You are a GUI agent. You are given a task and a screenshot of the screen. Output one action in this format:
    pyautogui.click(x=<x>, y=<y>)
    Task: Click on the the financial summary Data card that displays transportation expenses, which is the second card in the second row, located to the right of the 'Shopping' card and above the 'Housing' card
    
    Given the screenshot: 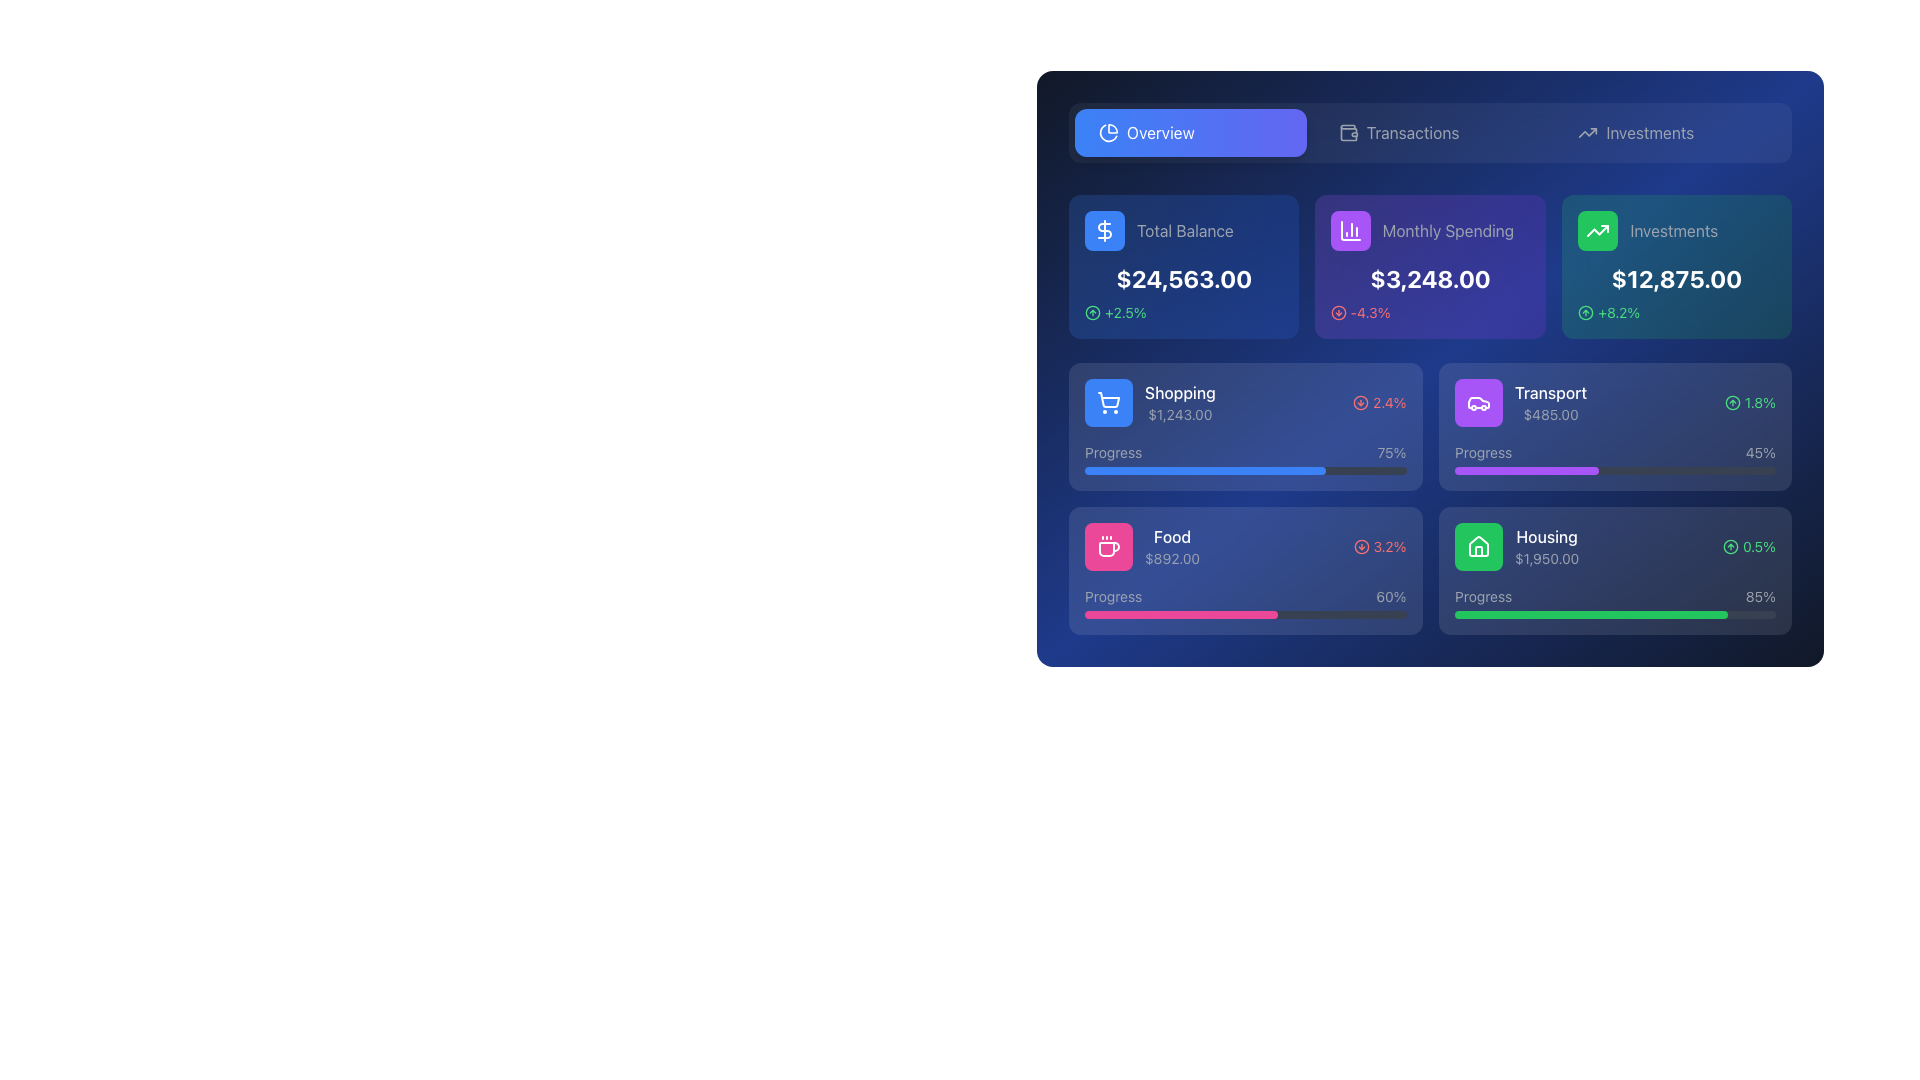 What is the action you would take?
    pyautogui.click(x=1615, y=402)
    